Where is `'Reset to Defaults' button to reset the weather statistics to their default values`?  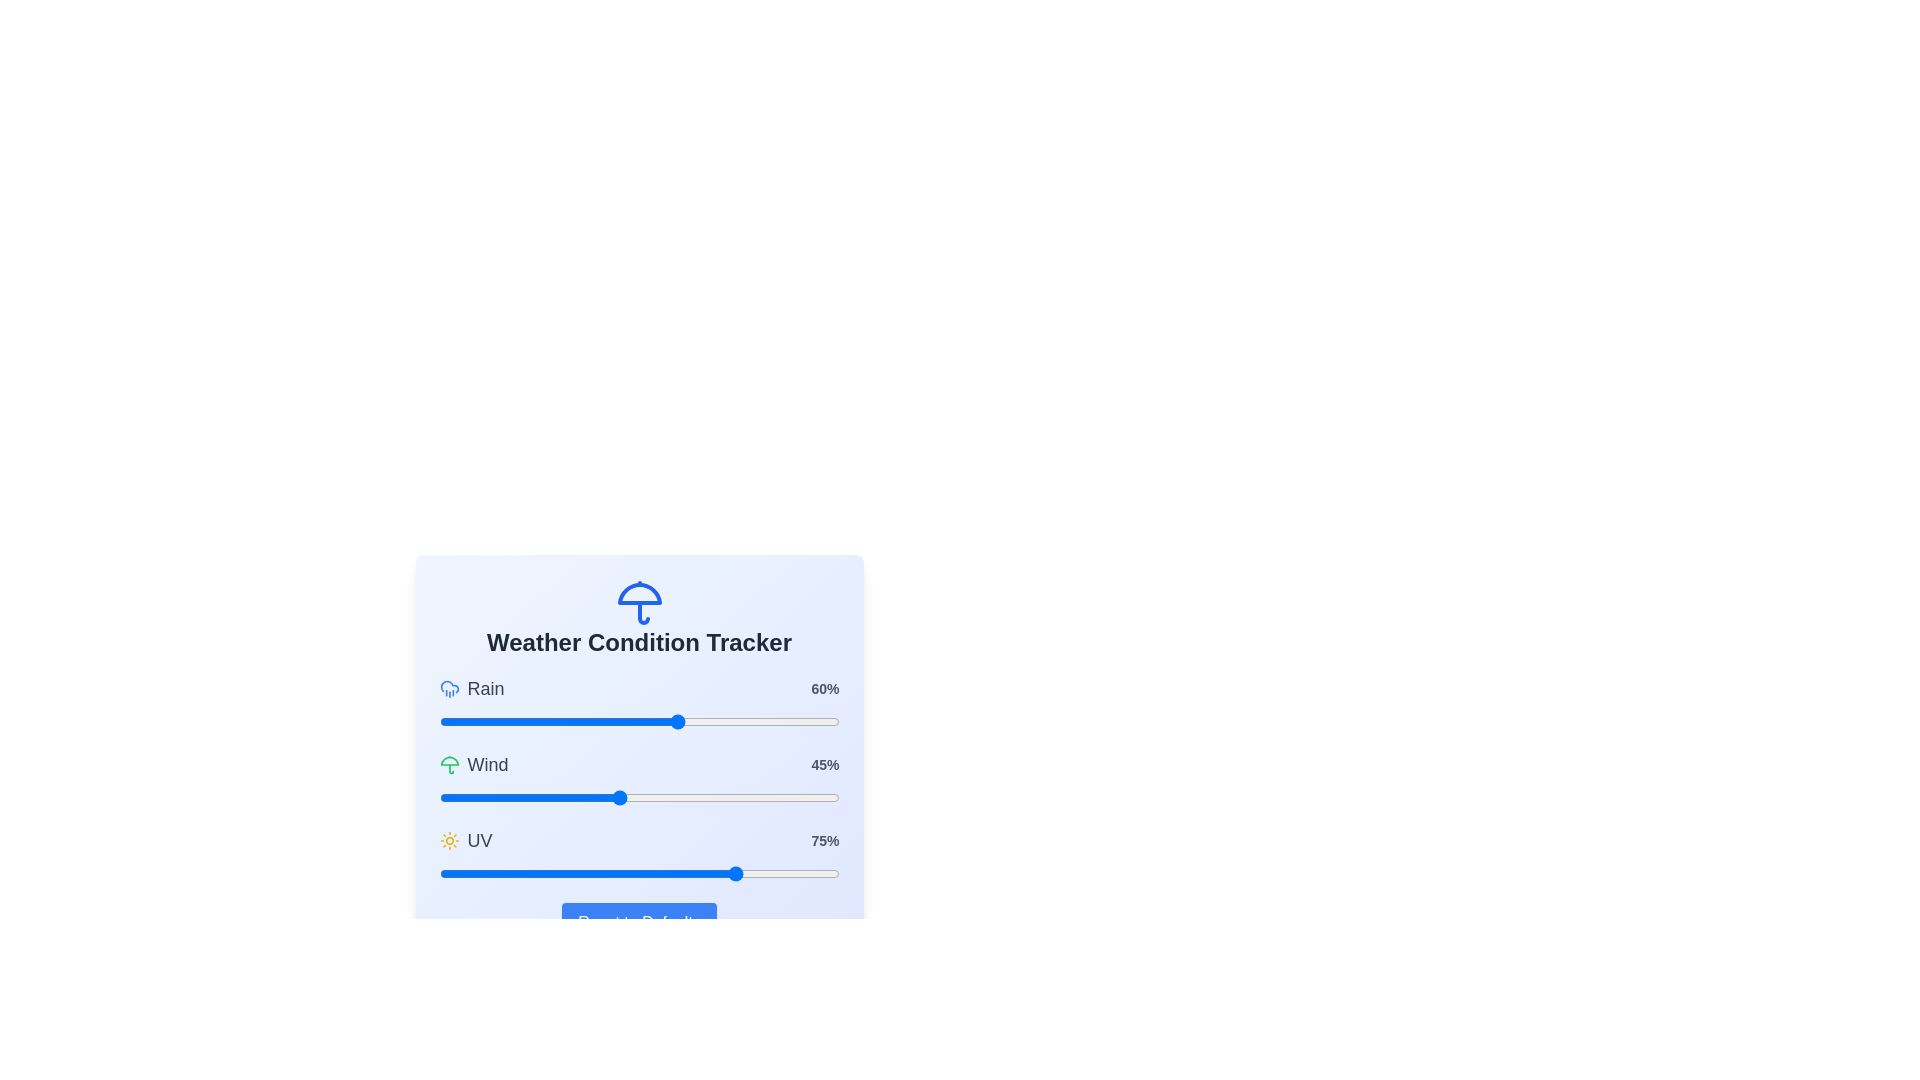
'Reset to Defaults' button to reset the weather statistics to their default values is located at coordinates (638, 922).